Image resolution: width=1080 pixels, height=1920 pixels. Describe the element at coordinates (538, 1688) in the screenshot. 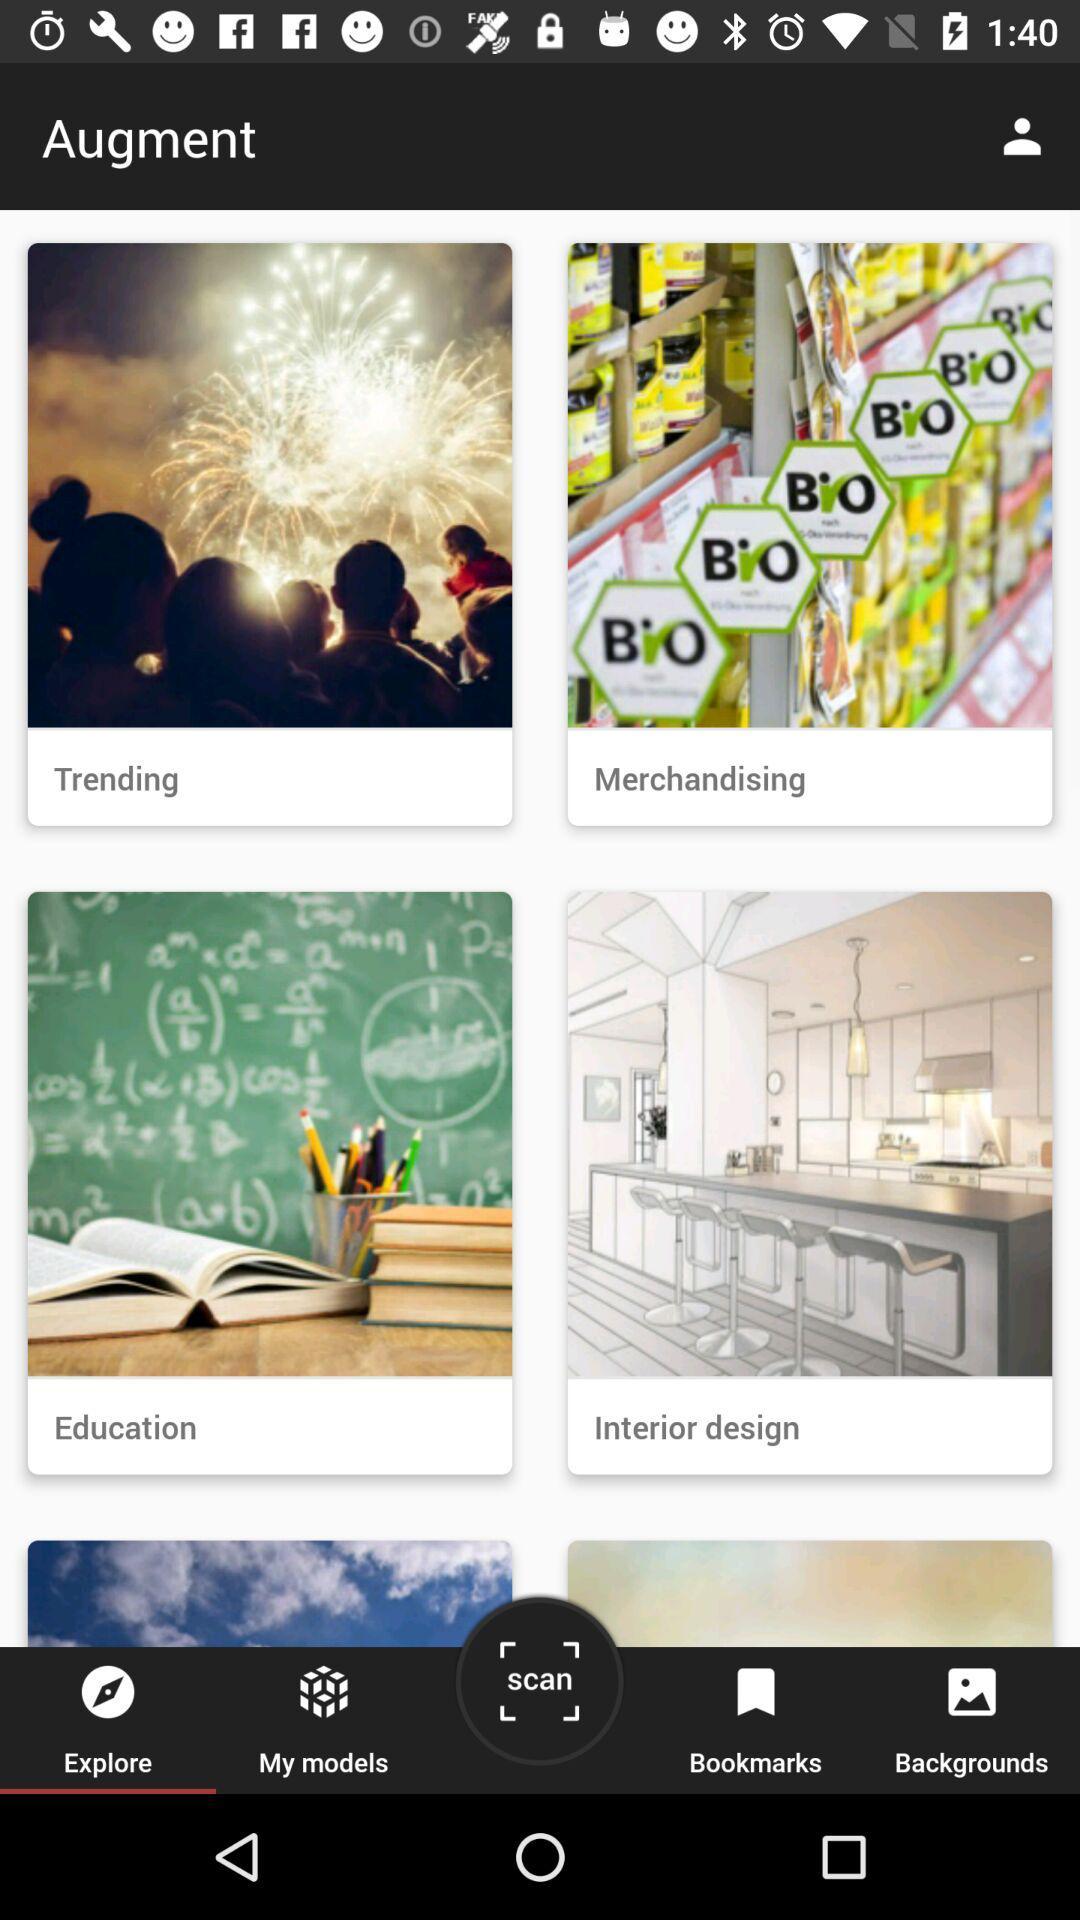

I see `the item next to my models item` at that location.